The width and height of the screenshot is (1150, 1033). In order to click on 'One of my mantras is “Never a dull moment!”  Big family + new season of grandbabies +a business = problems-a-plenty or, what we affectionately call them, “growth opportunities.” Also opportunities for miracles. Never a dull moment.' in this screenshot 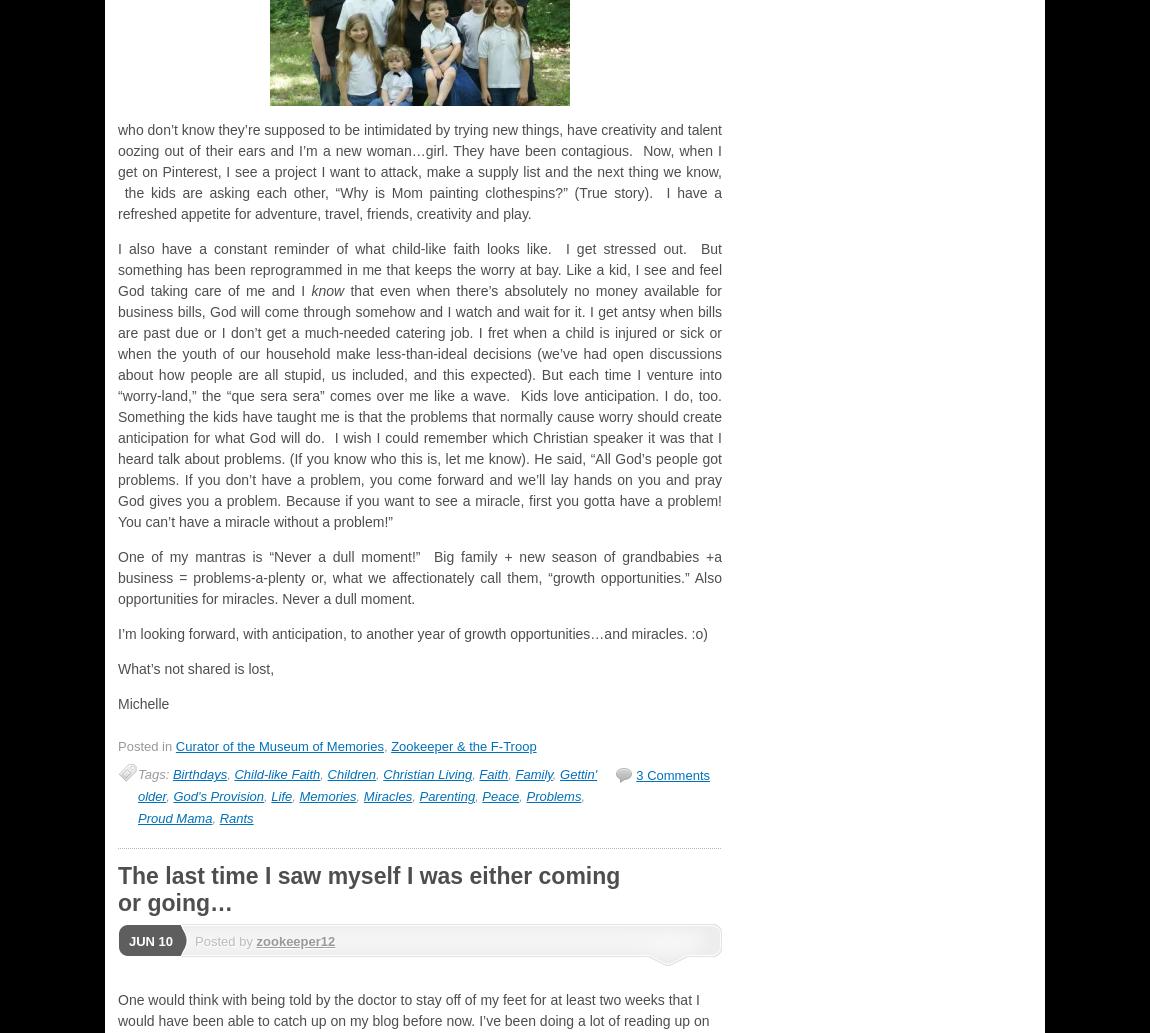, I will do `click(419, 576)`.